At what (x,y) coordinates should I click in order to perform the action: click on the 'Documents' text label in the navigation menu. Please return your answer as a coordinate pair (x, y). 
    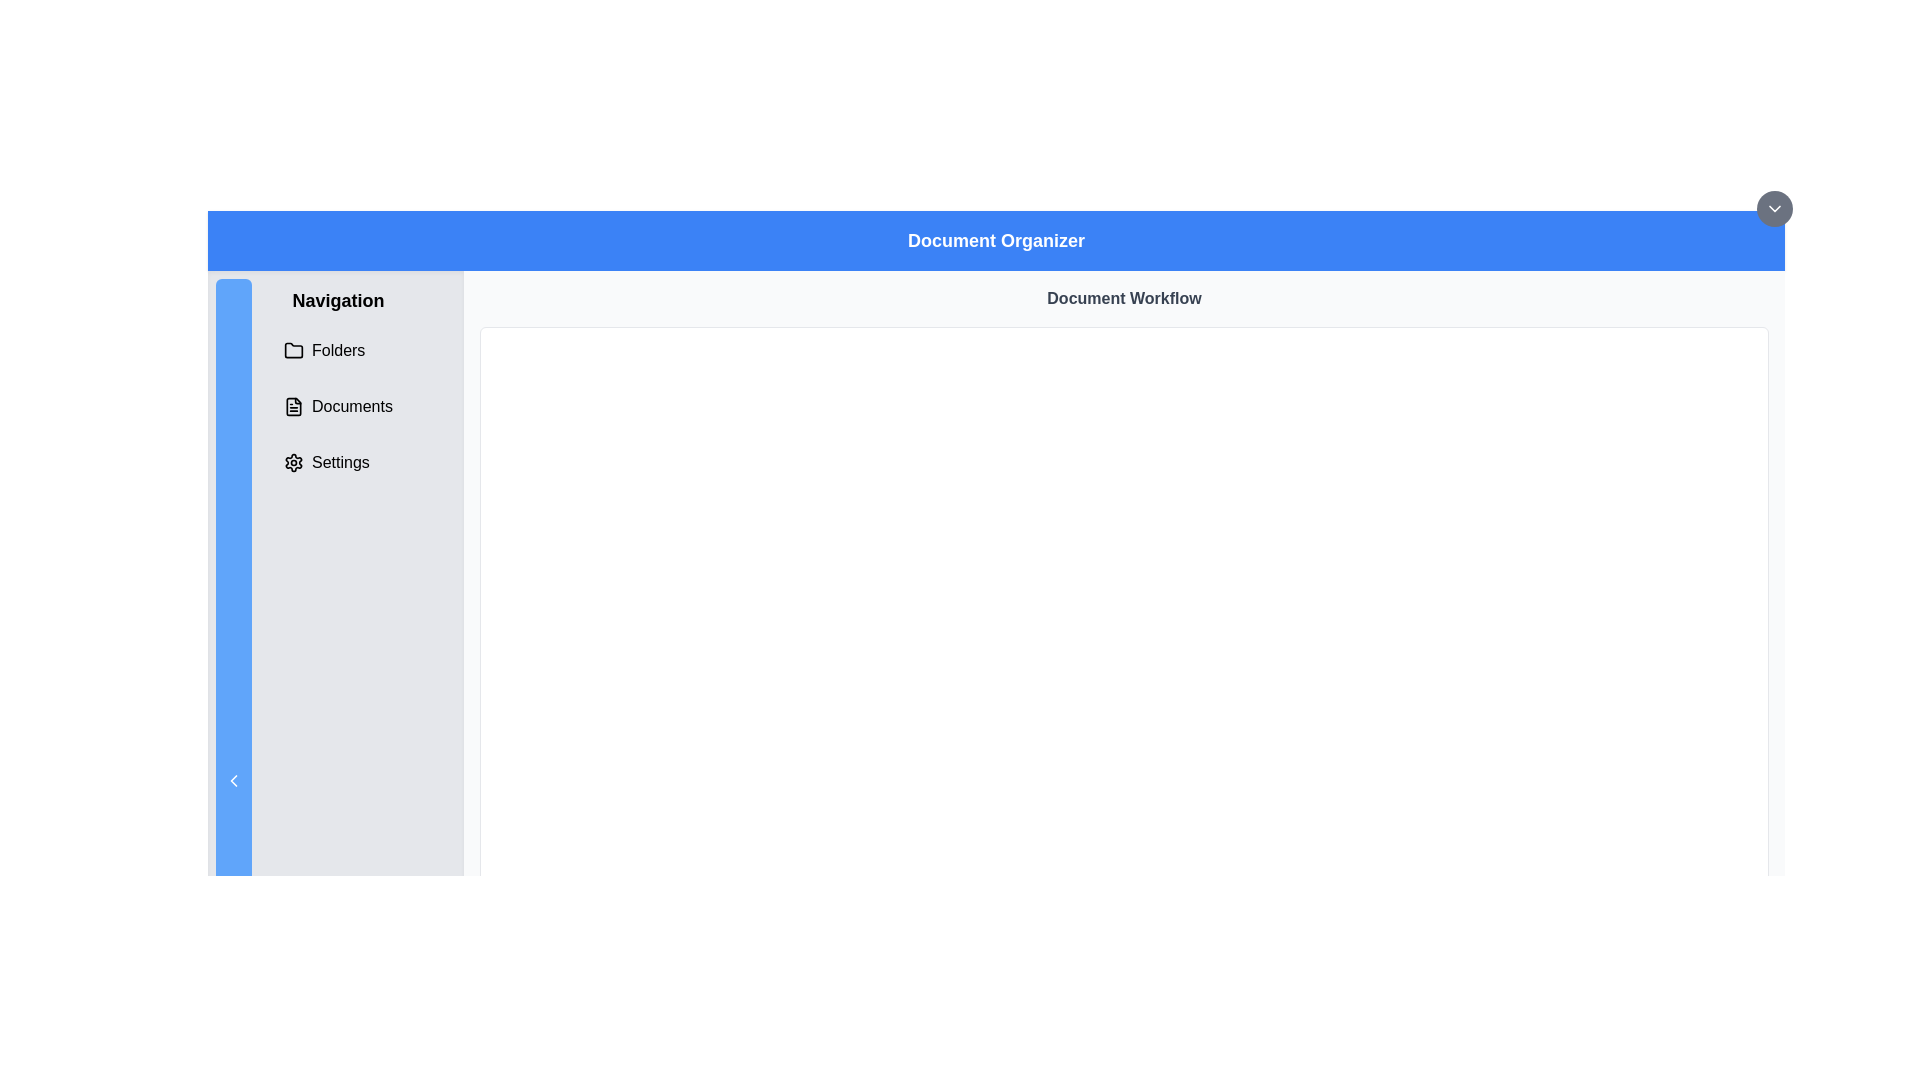
    Looking at the image, I should click on (352, 406).